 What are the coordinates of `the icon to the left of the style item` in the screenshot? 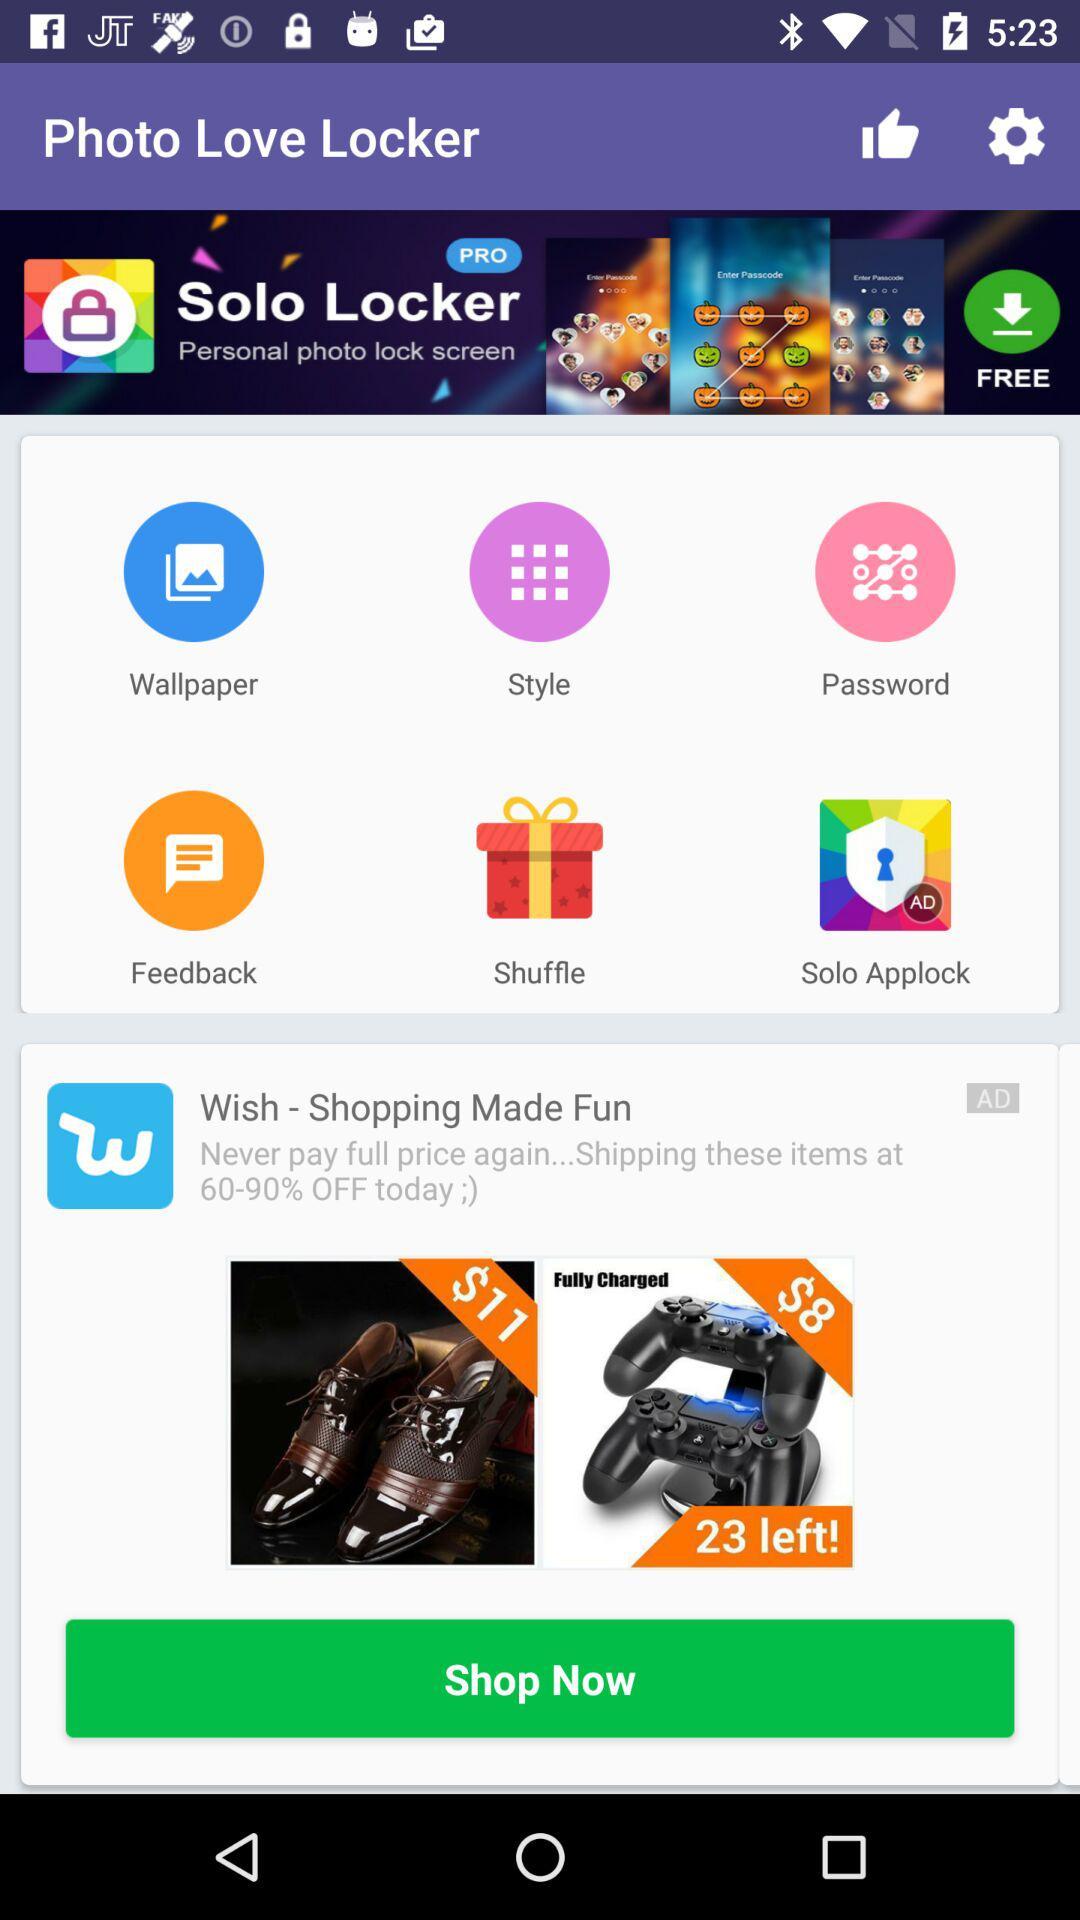 It's located at (193, 570).